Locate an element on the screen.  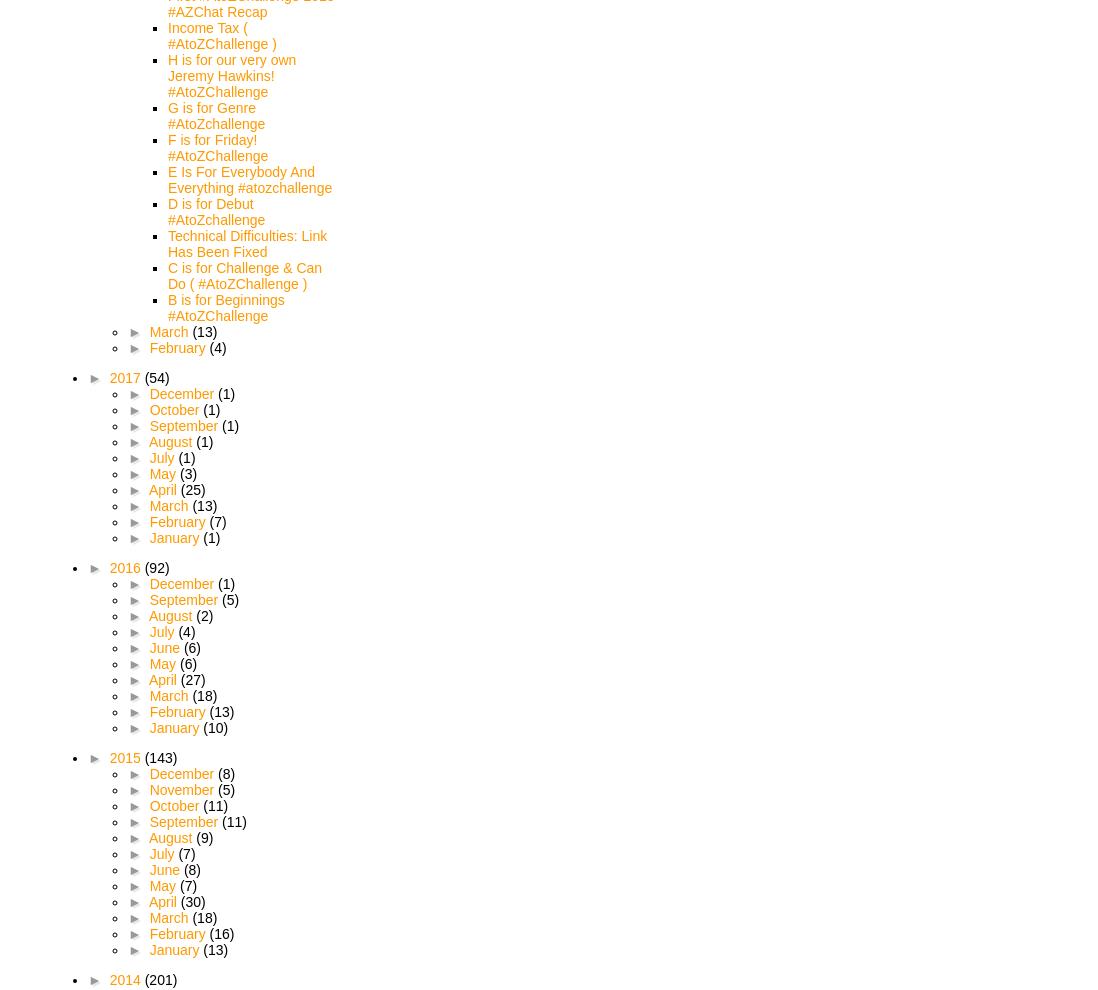
'(143)' is located at coordinates (160, 758).